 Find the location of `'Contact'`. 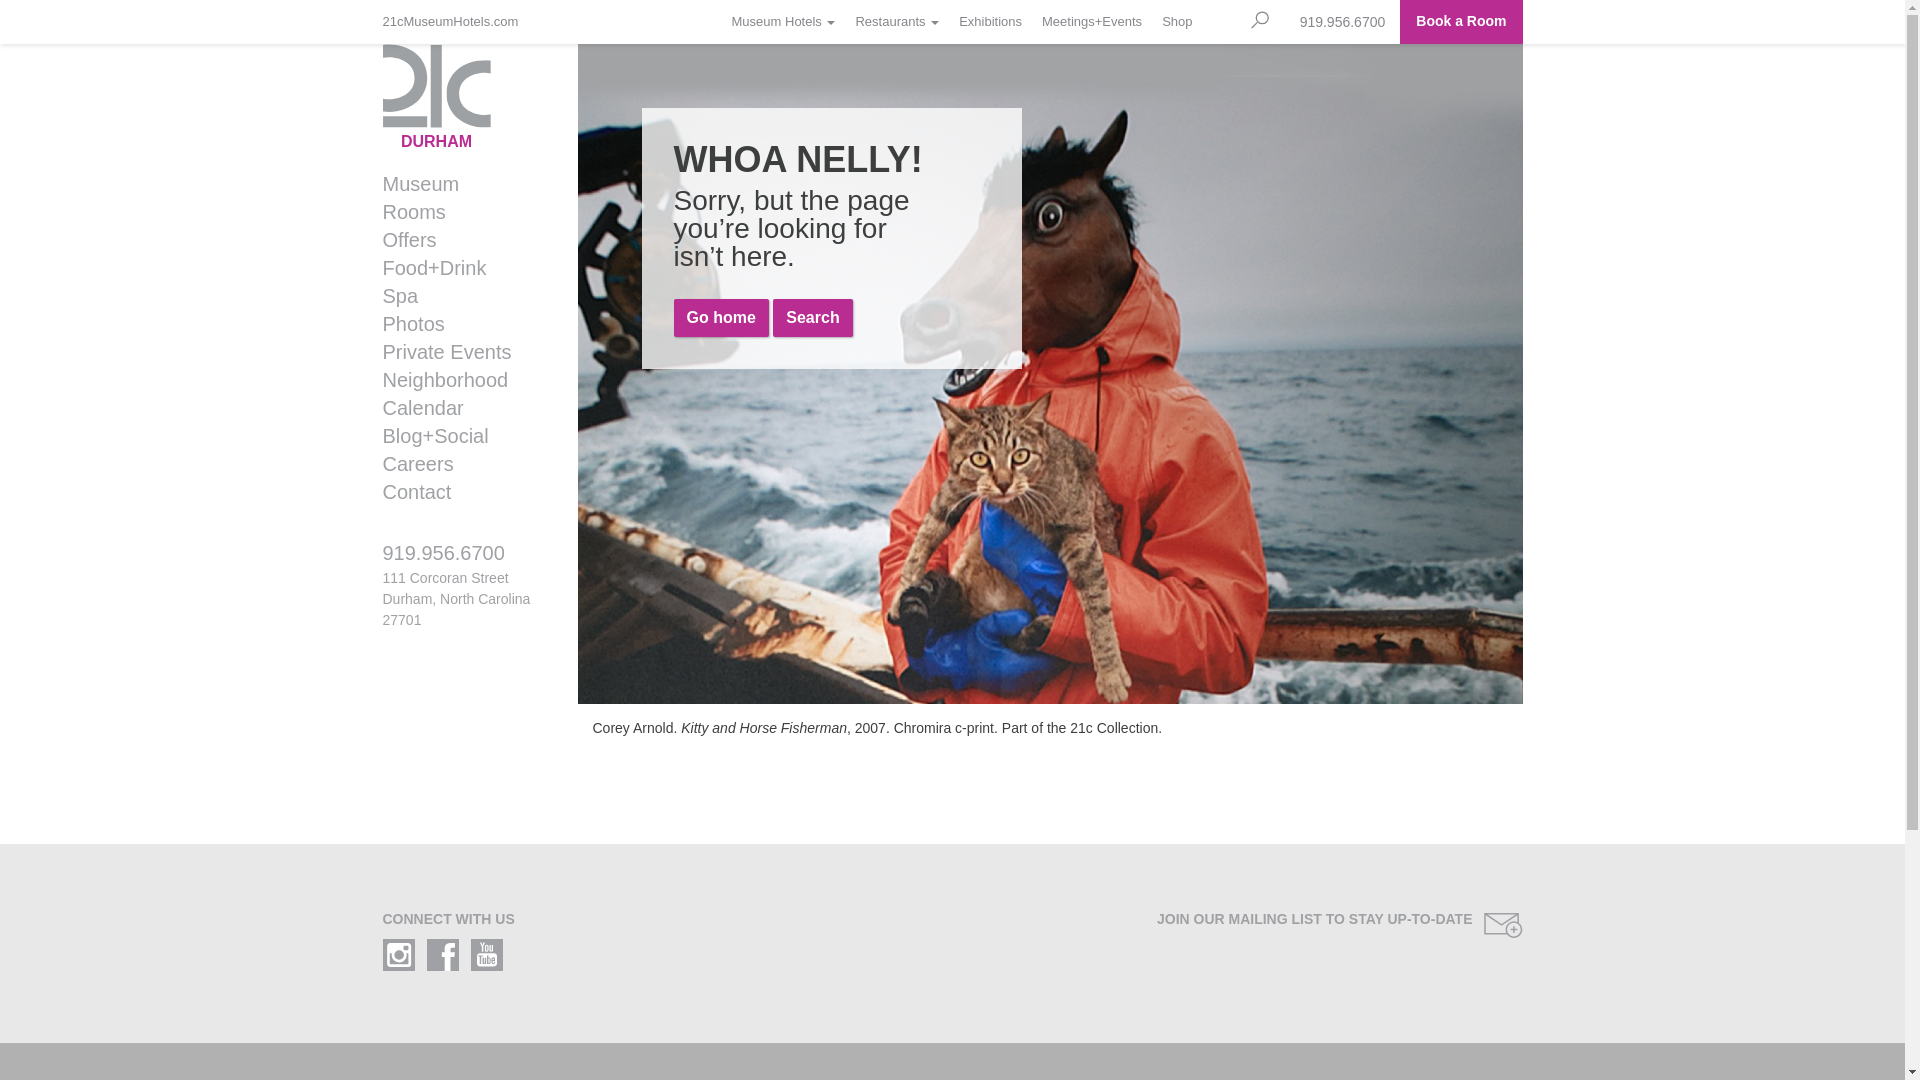

'Contact' is located at coordinates (369, 492).